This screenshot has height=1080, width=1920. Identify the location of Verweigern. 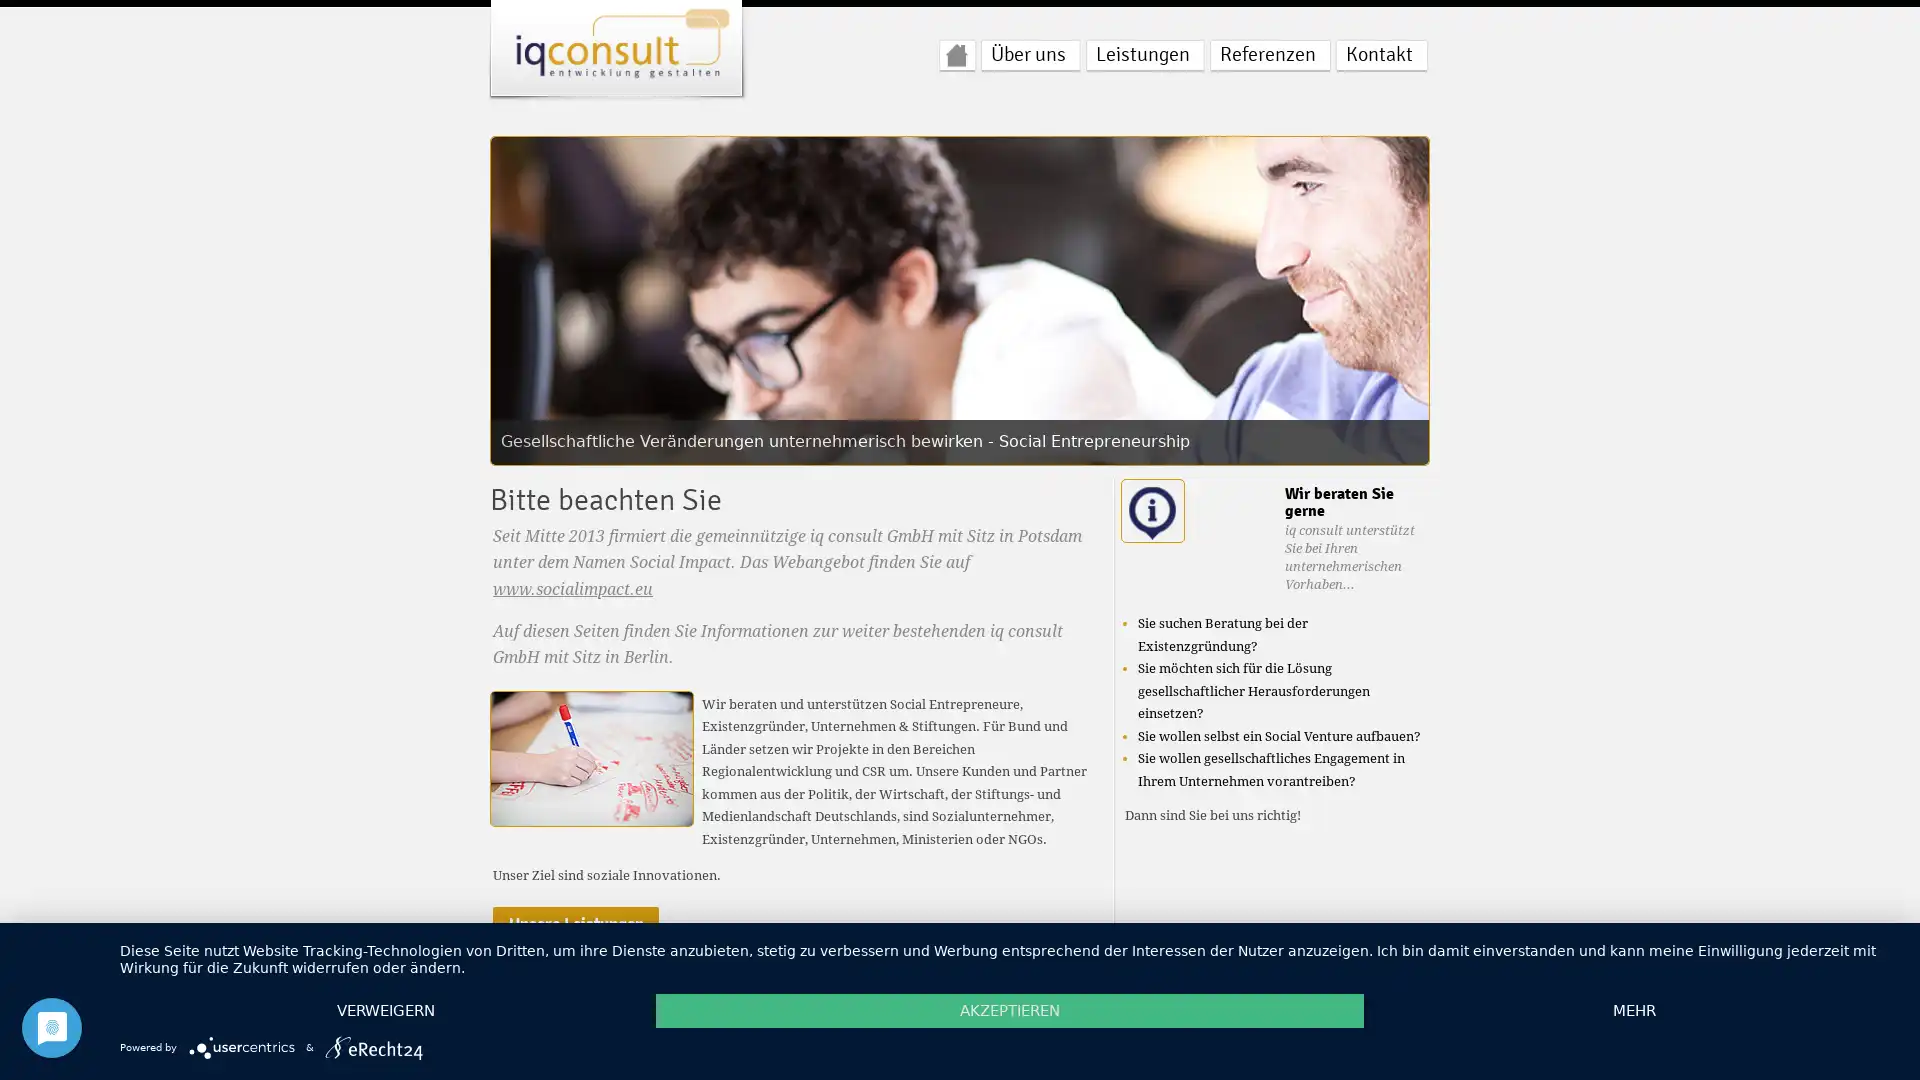
(385, 1010).